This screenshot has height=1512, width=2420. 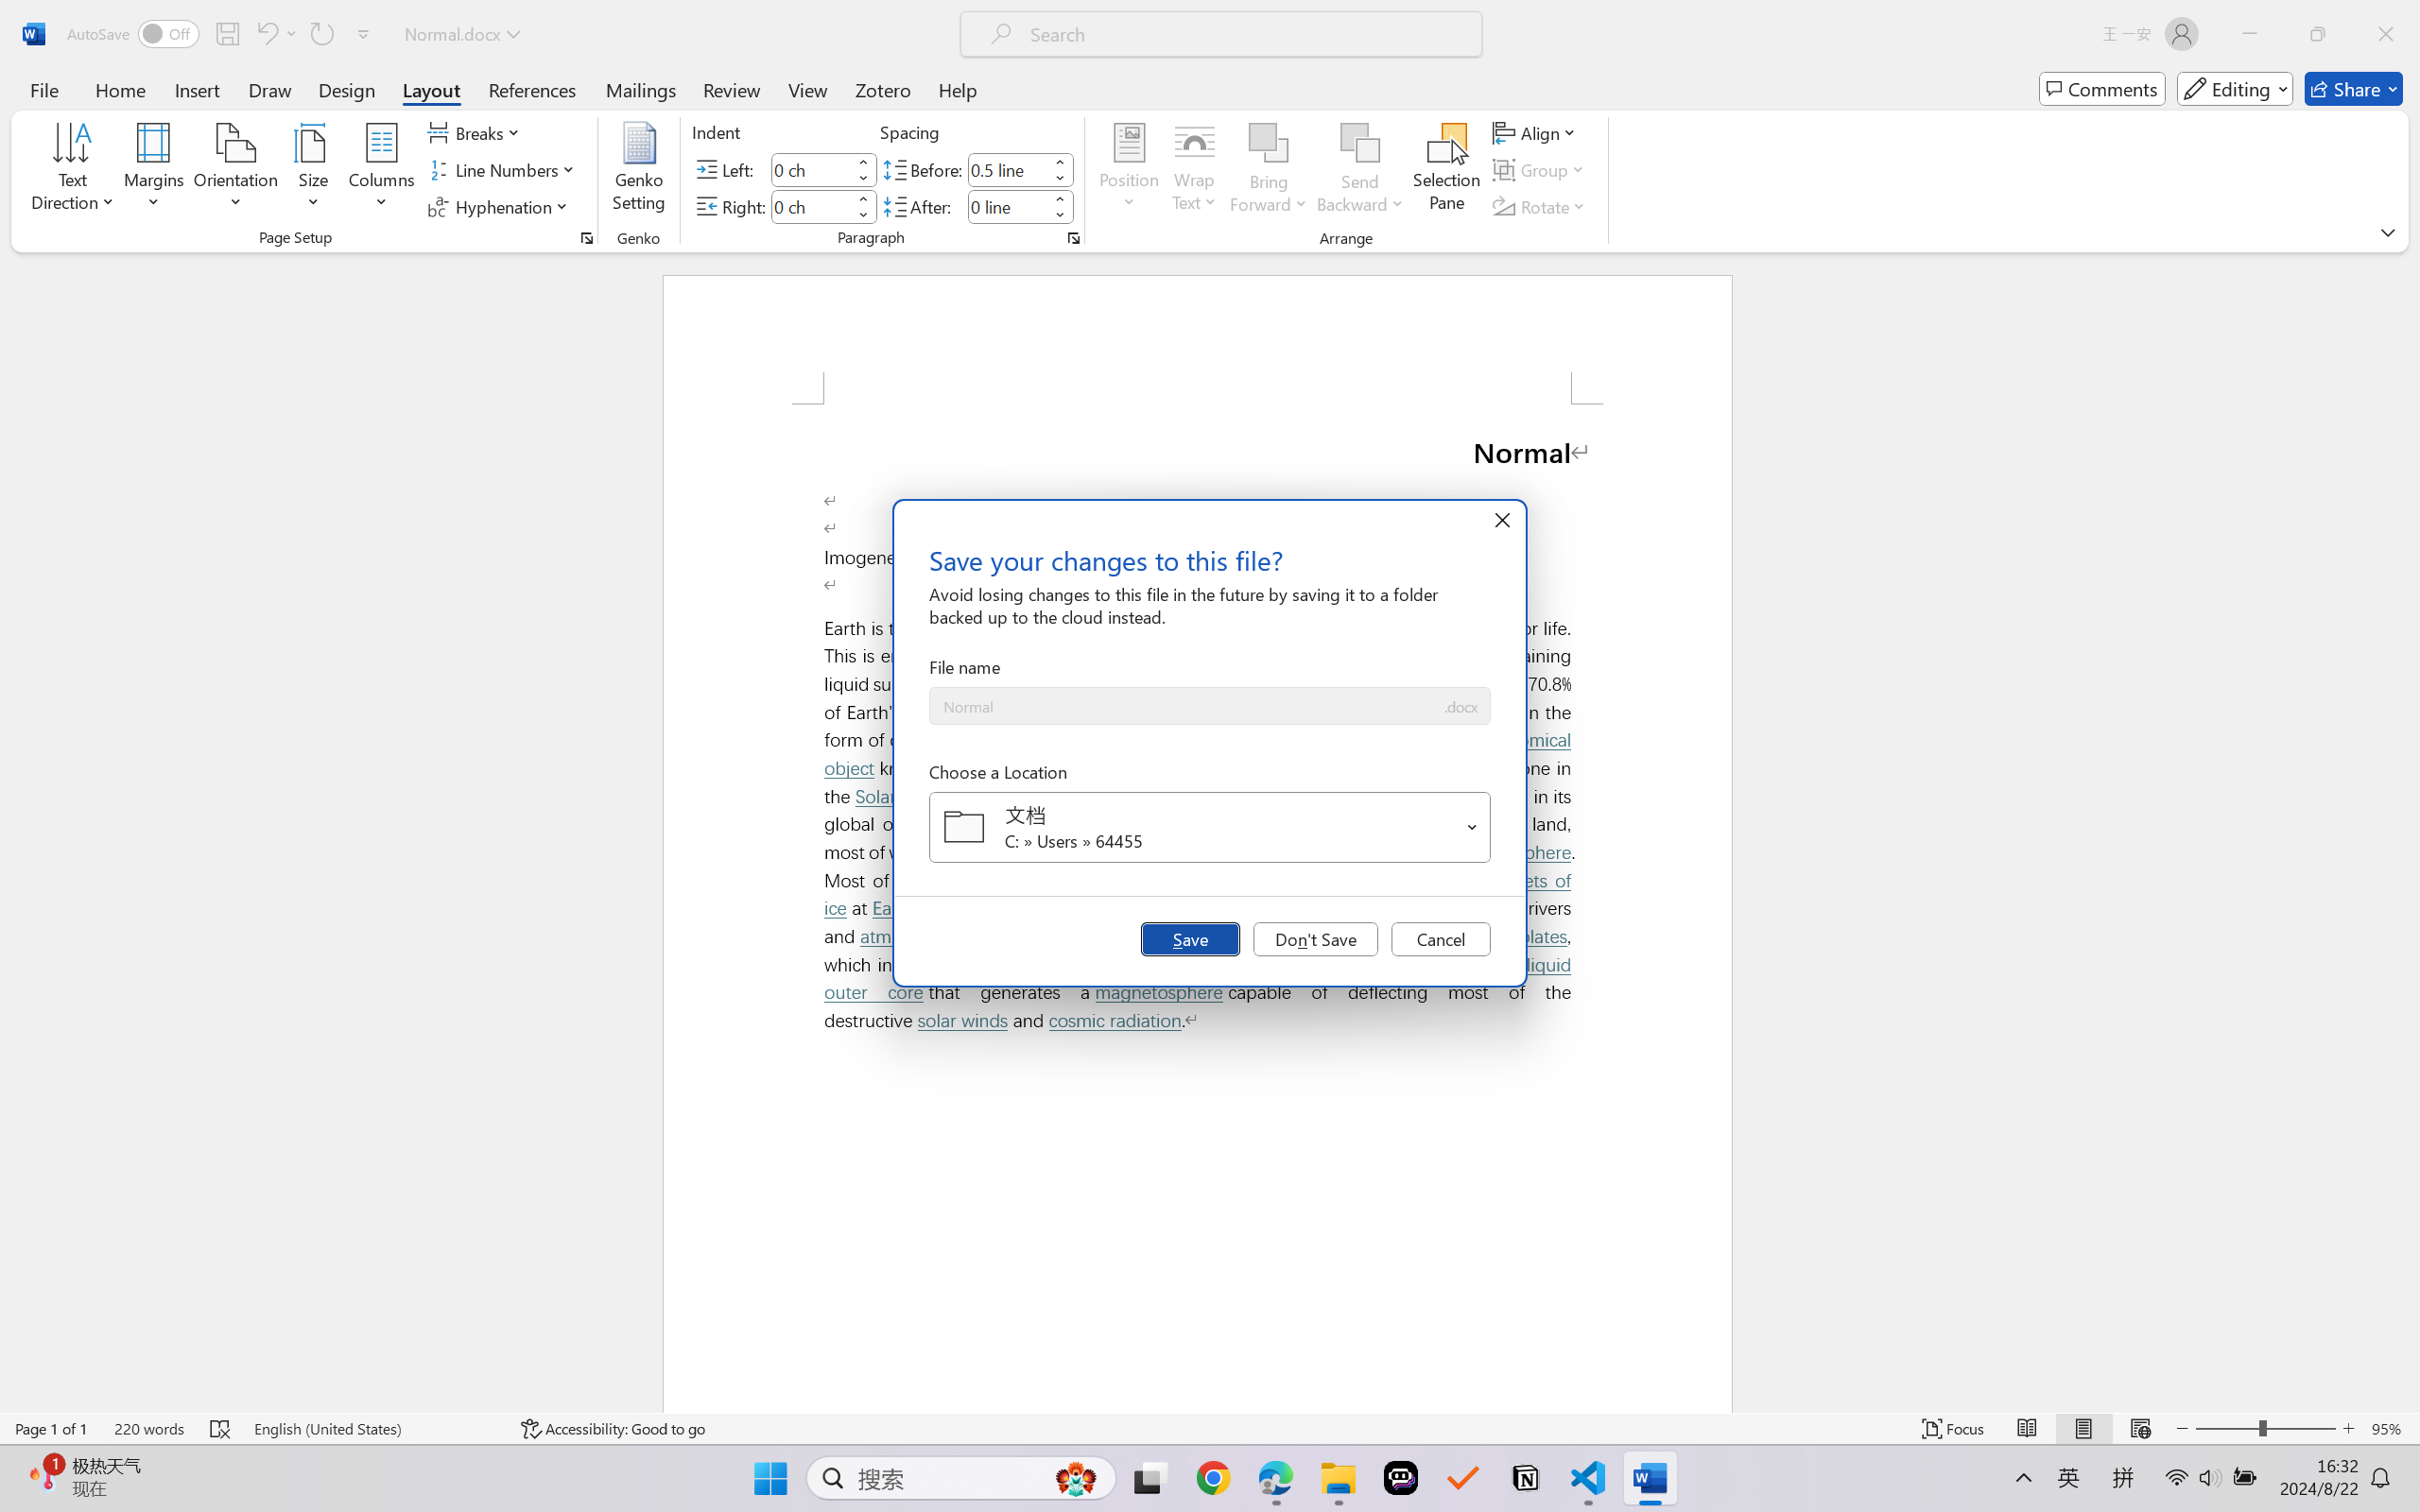 I want to click on 'Bring Forward', so click(x=1269, y=170).